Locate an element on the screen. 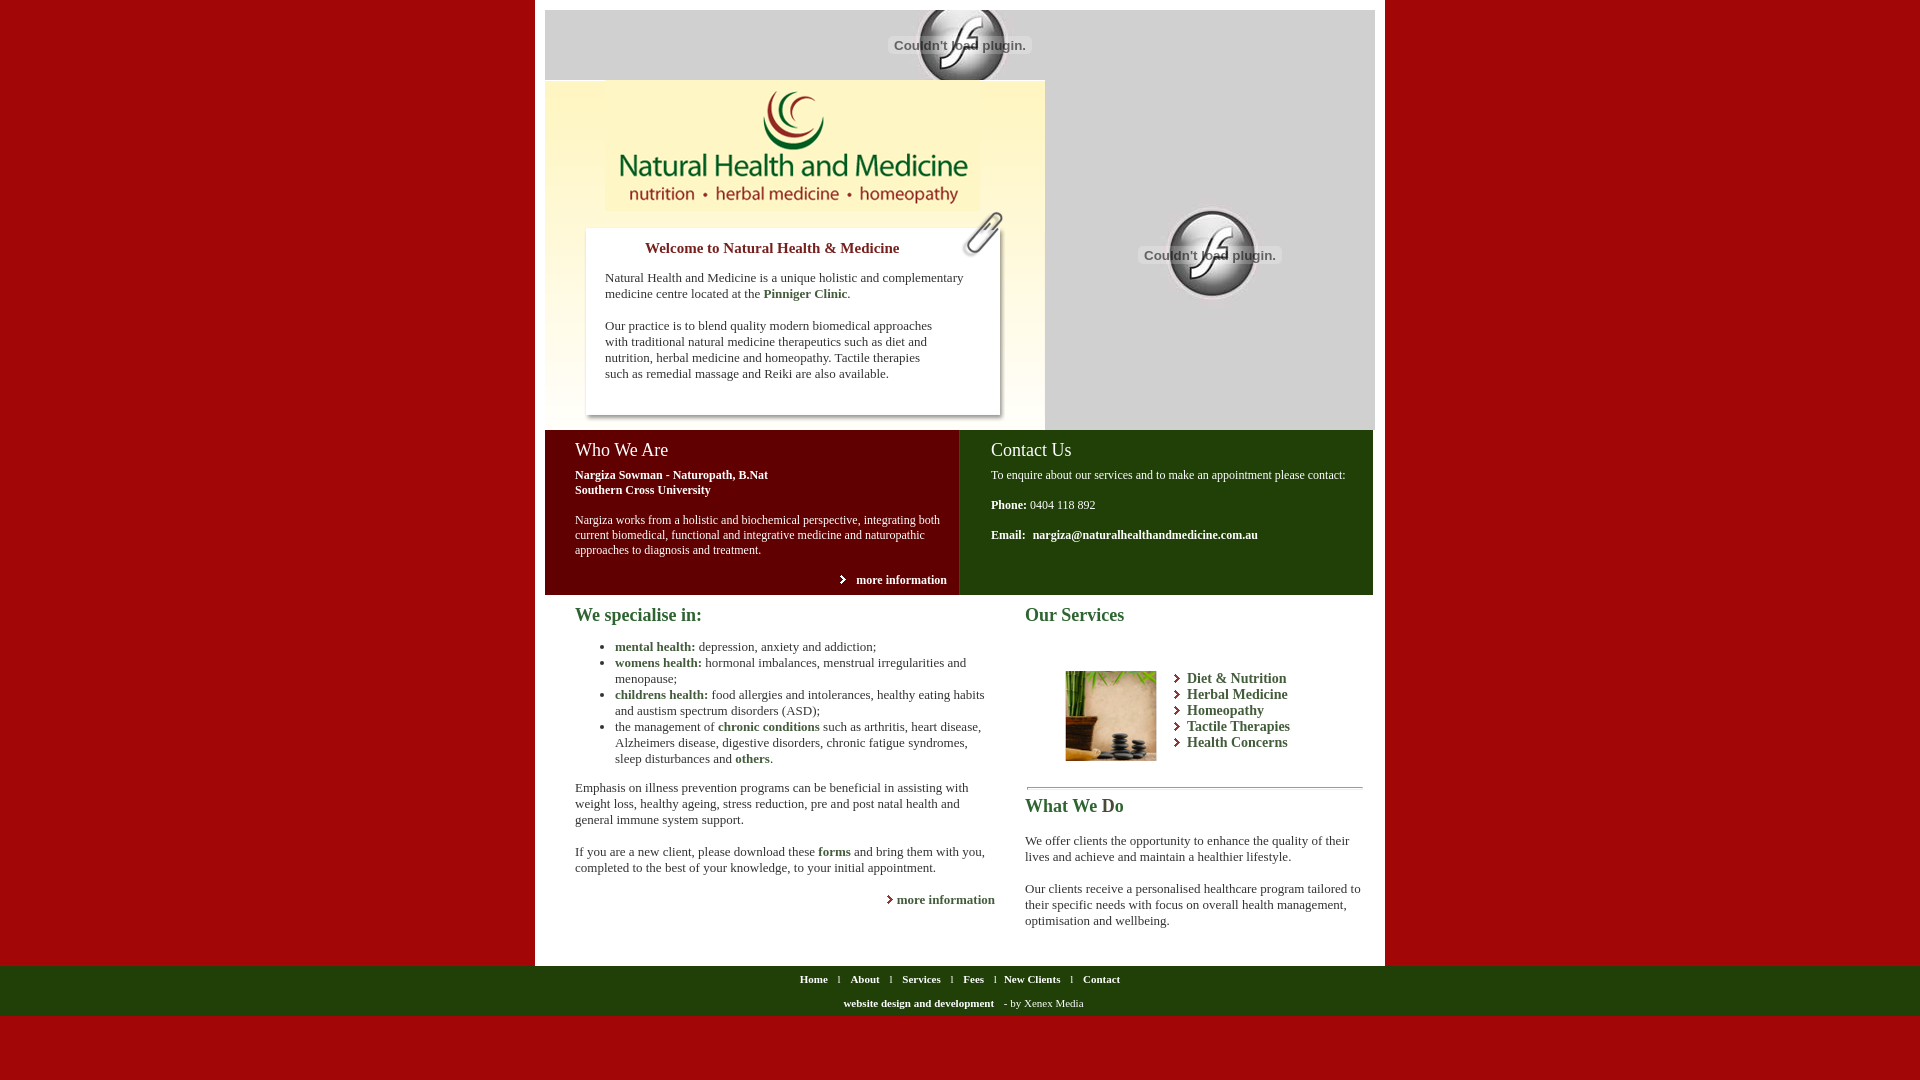  'Contact' is located at coordinates (1100, 978).